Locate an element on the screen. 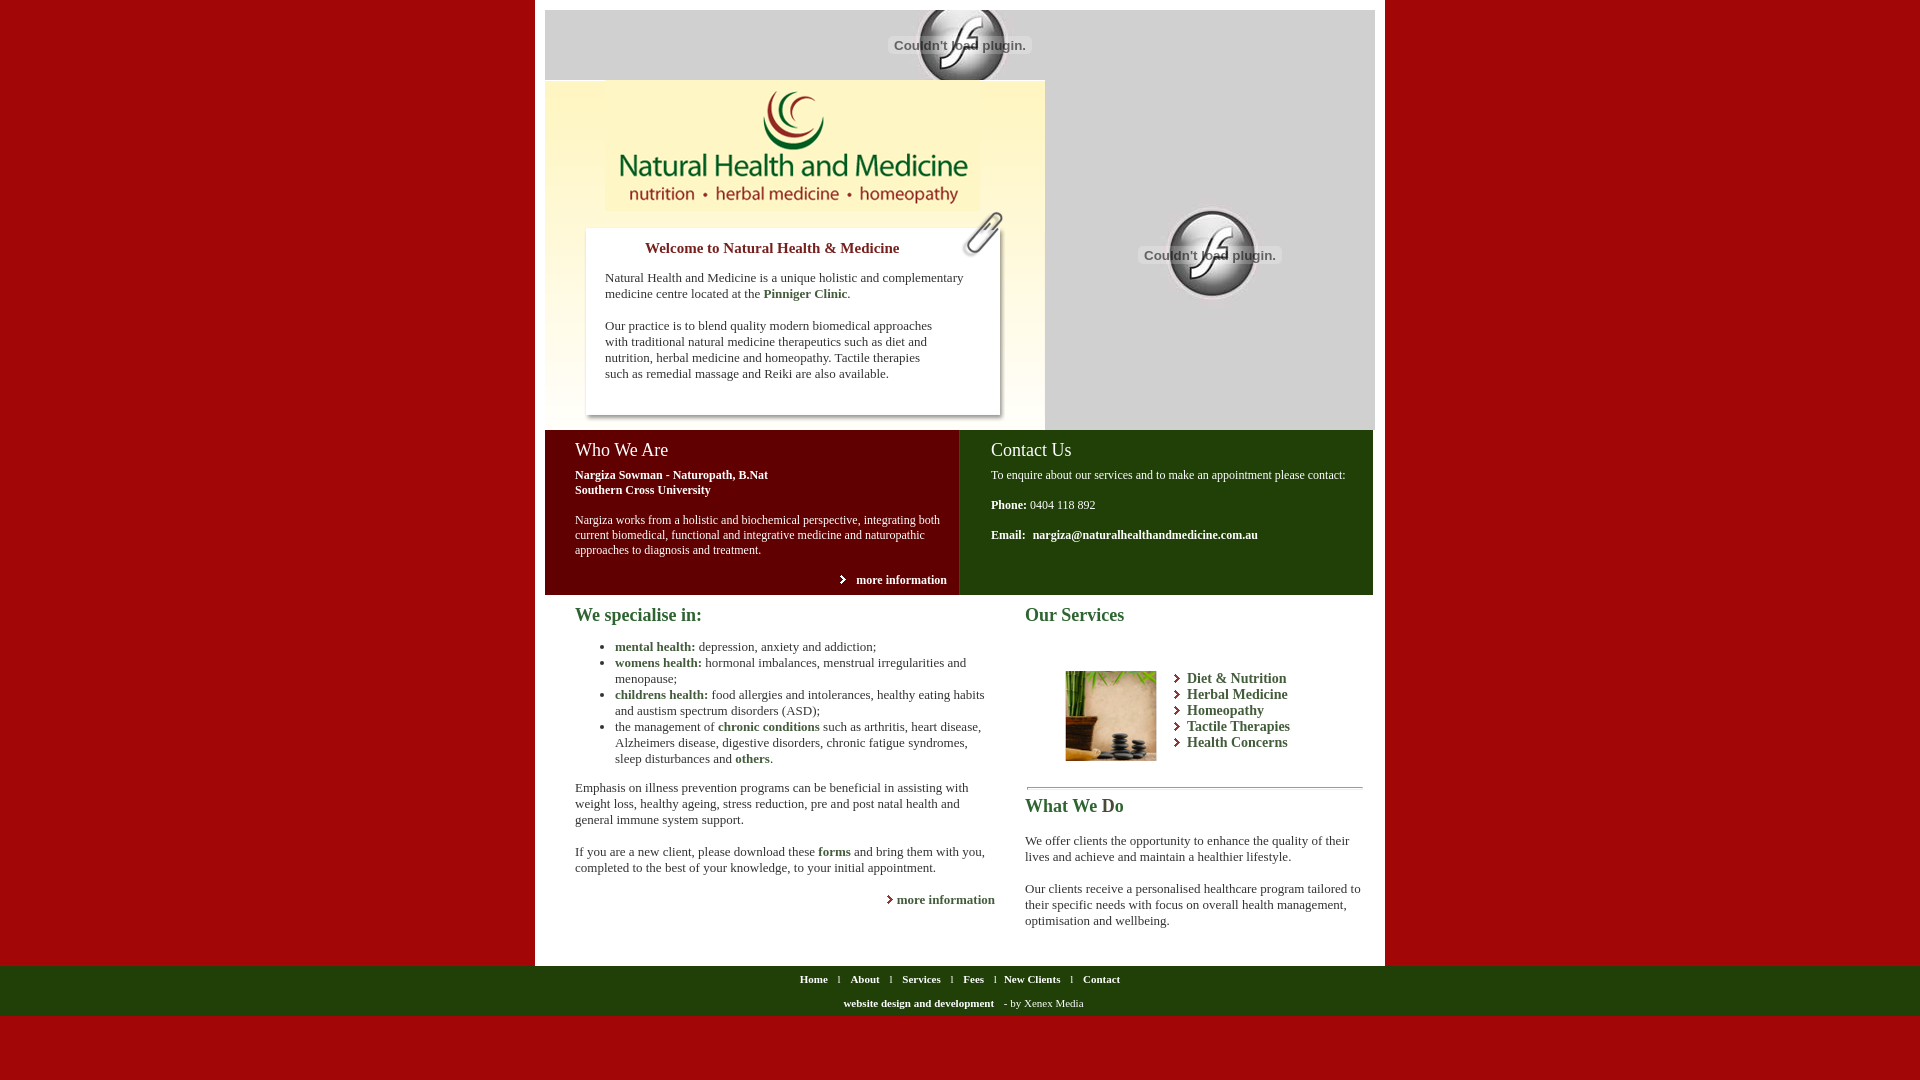  'Contact' is located at coordinates (1100, 978).